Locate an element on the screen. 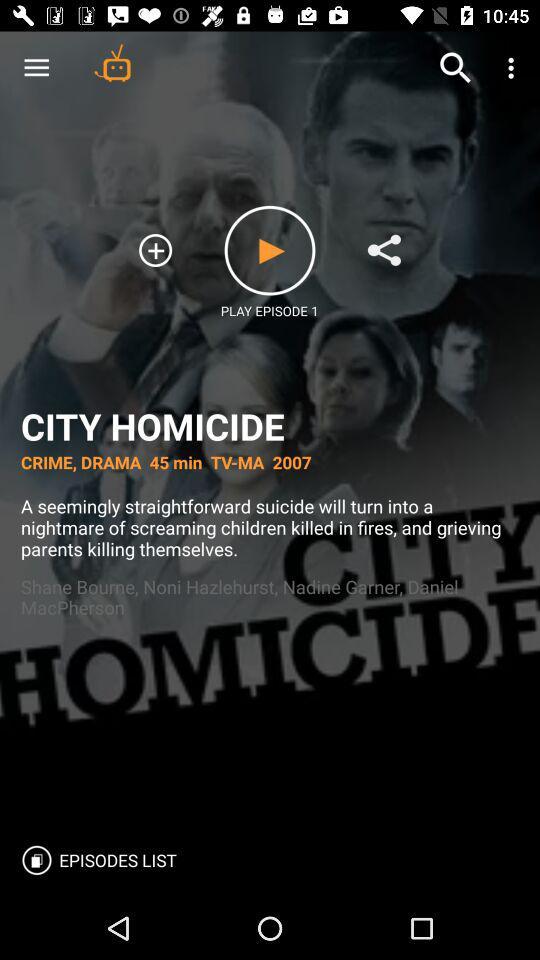 The width and height of the screenshot is (540, 960). tap to play is located at coordinates (270, 249).